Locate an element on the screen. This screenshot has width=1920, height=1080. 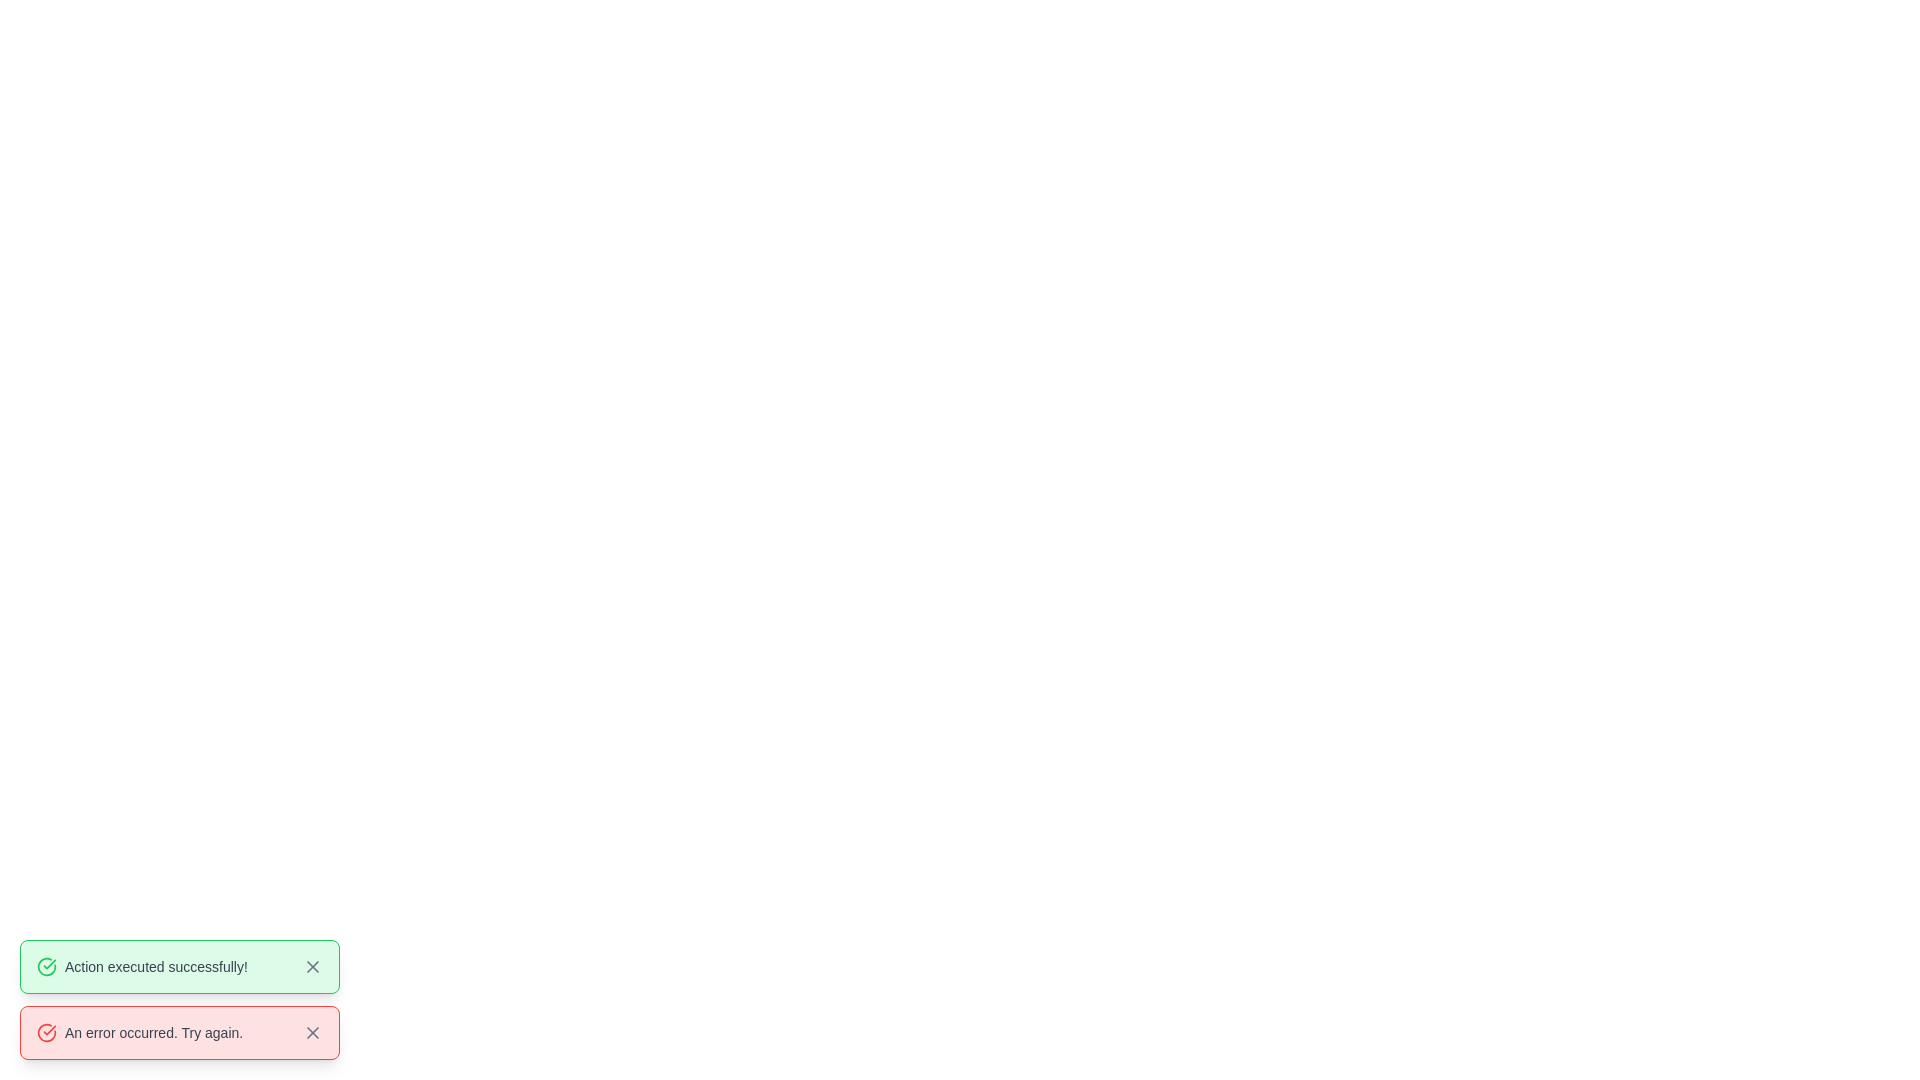
the small gray 'X' graphic within the SVG located in the bottom-right error notification area of the interface is located at coordinates (311, 966).